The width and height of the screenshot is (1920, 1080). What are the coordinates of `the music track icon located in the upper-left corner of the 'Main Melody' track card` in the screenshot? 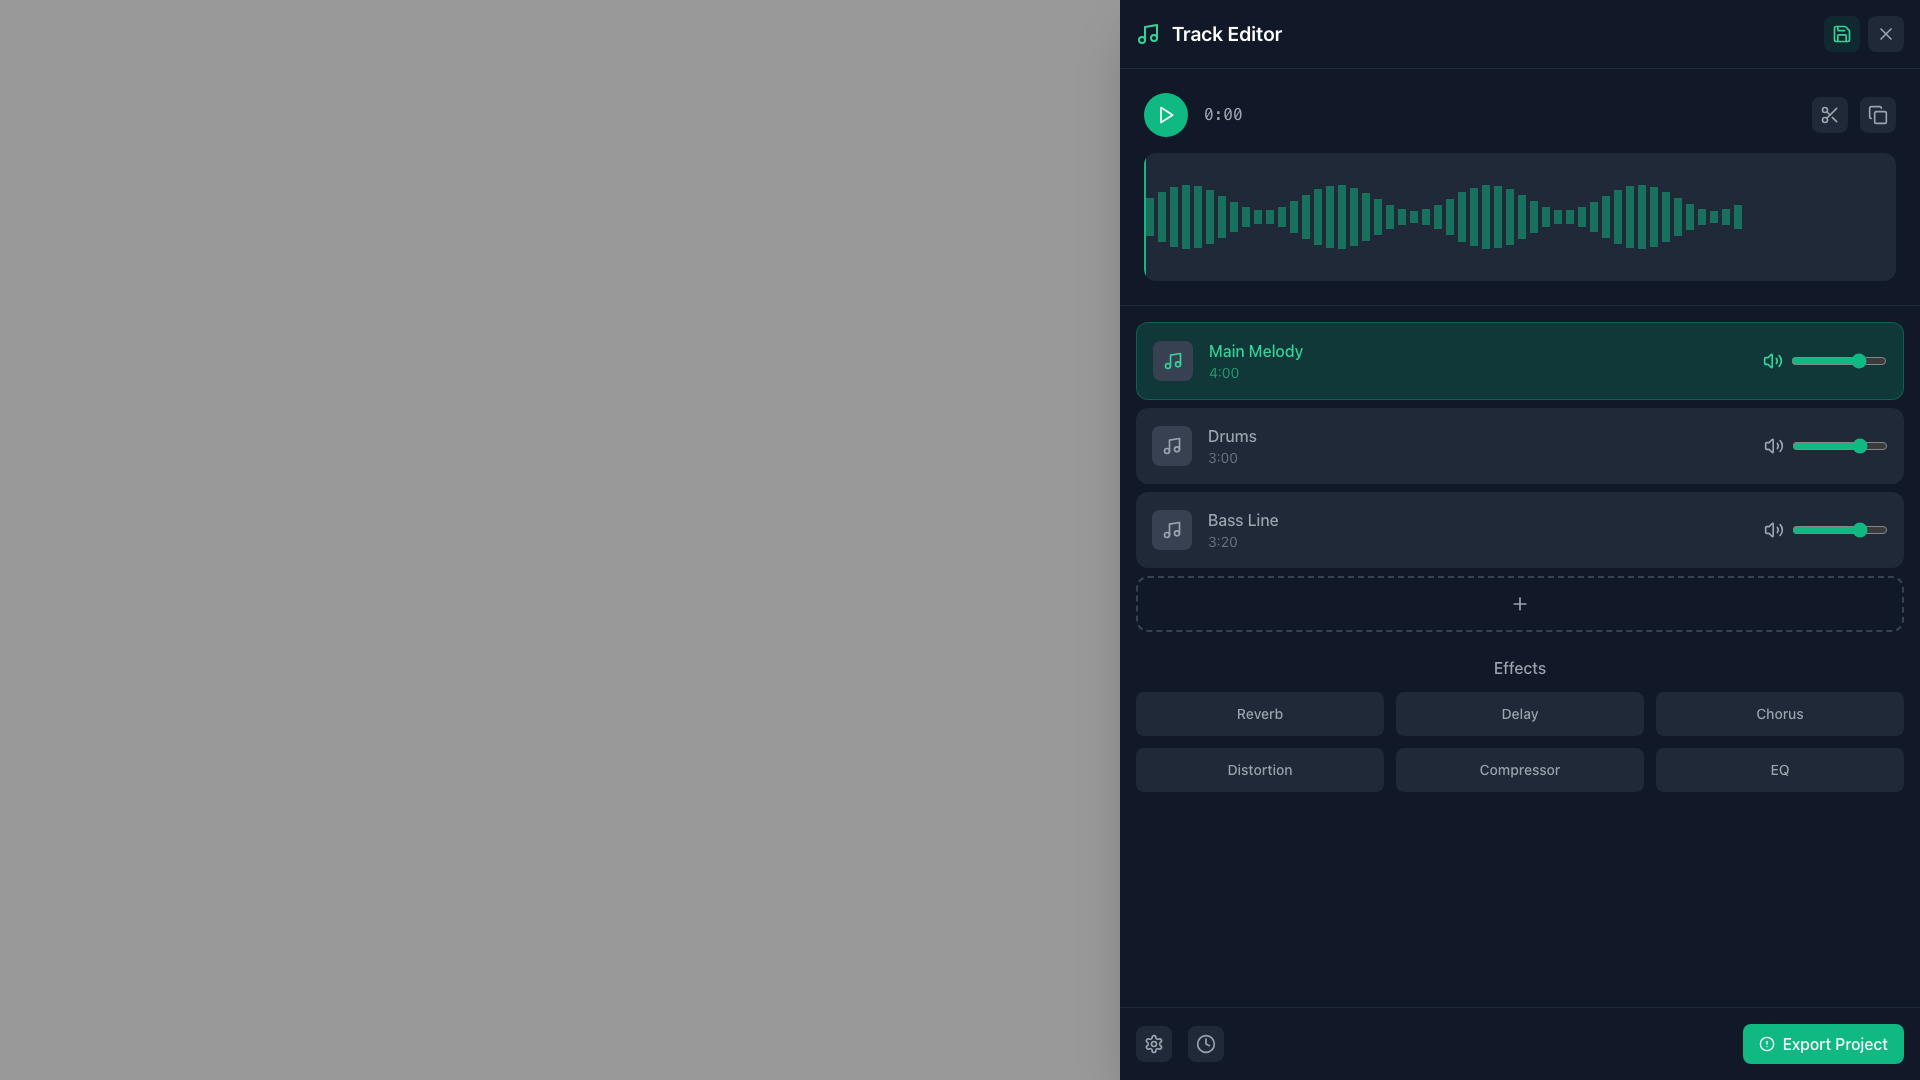 It's located at (1172, 361).